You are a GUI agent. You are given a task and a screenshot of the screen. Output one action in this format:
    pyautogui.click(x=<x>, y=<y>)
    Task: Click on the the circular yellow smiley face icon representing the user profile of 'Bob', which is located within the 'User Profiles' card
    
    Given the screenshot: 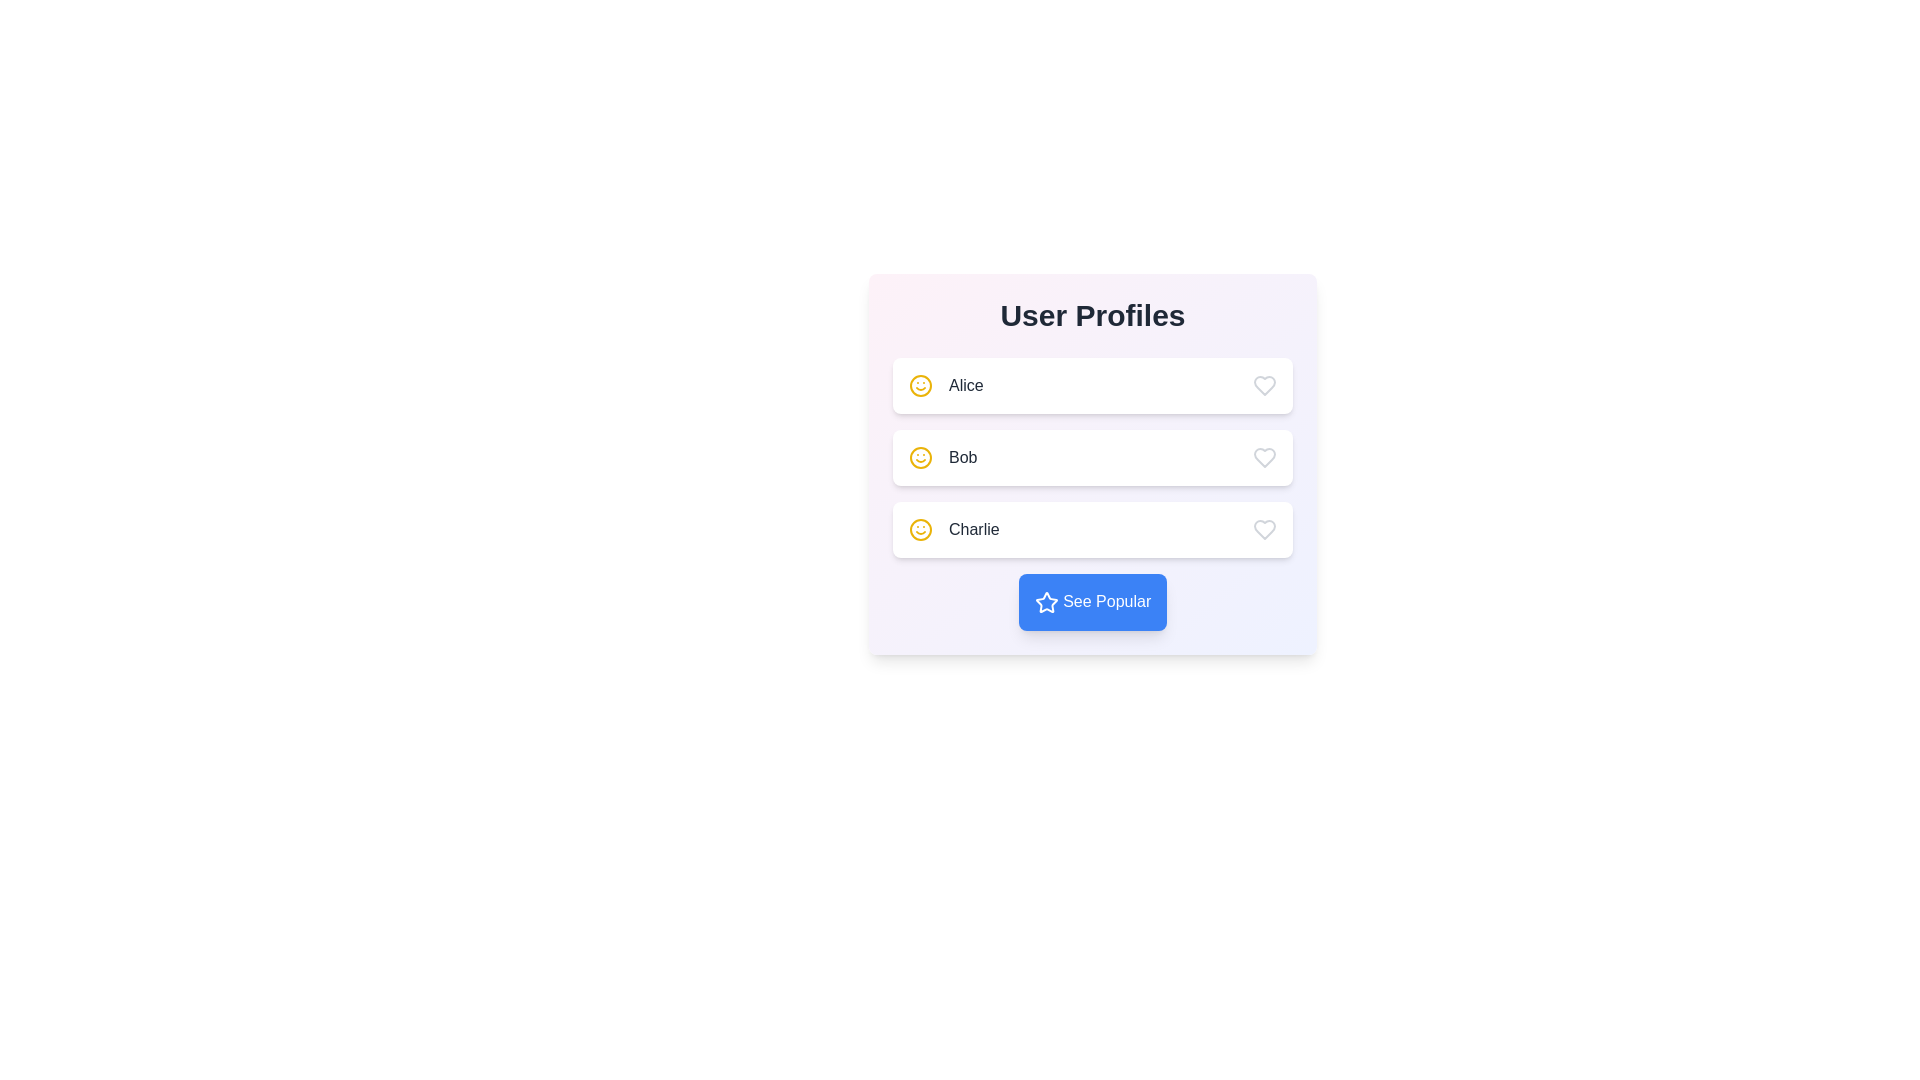 What is the action you would take?
    pyautogui.click(x=920, y=458)
    